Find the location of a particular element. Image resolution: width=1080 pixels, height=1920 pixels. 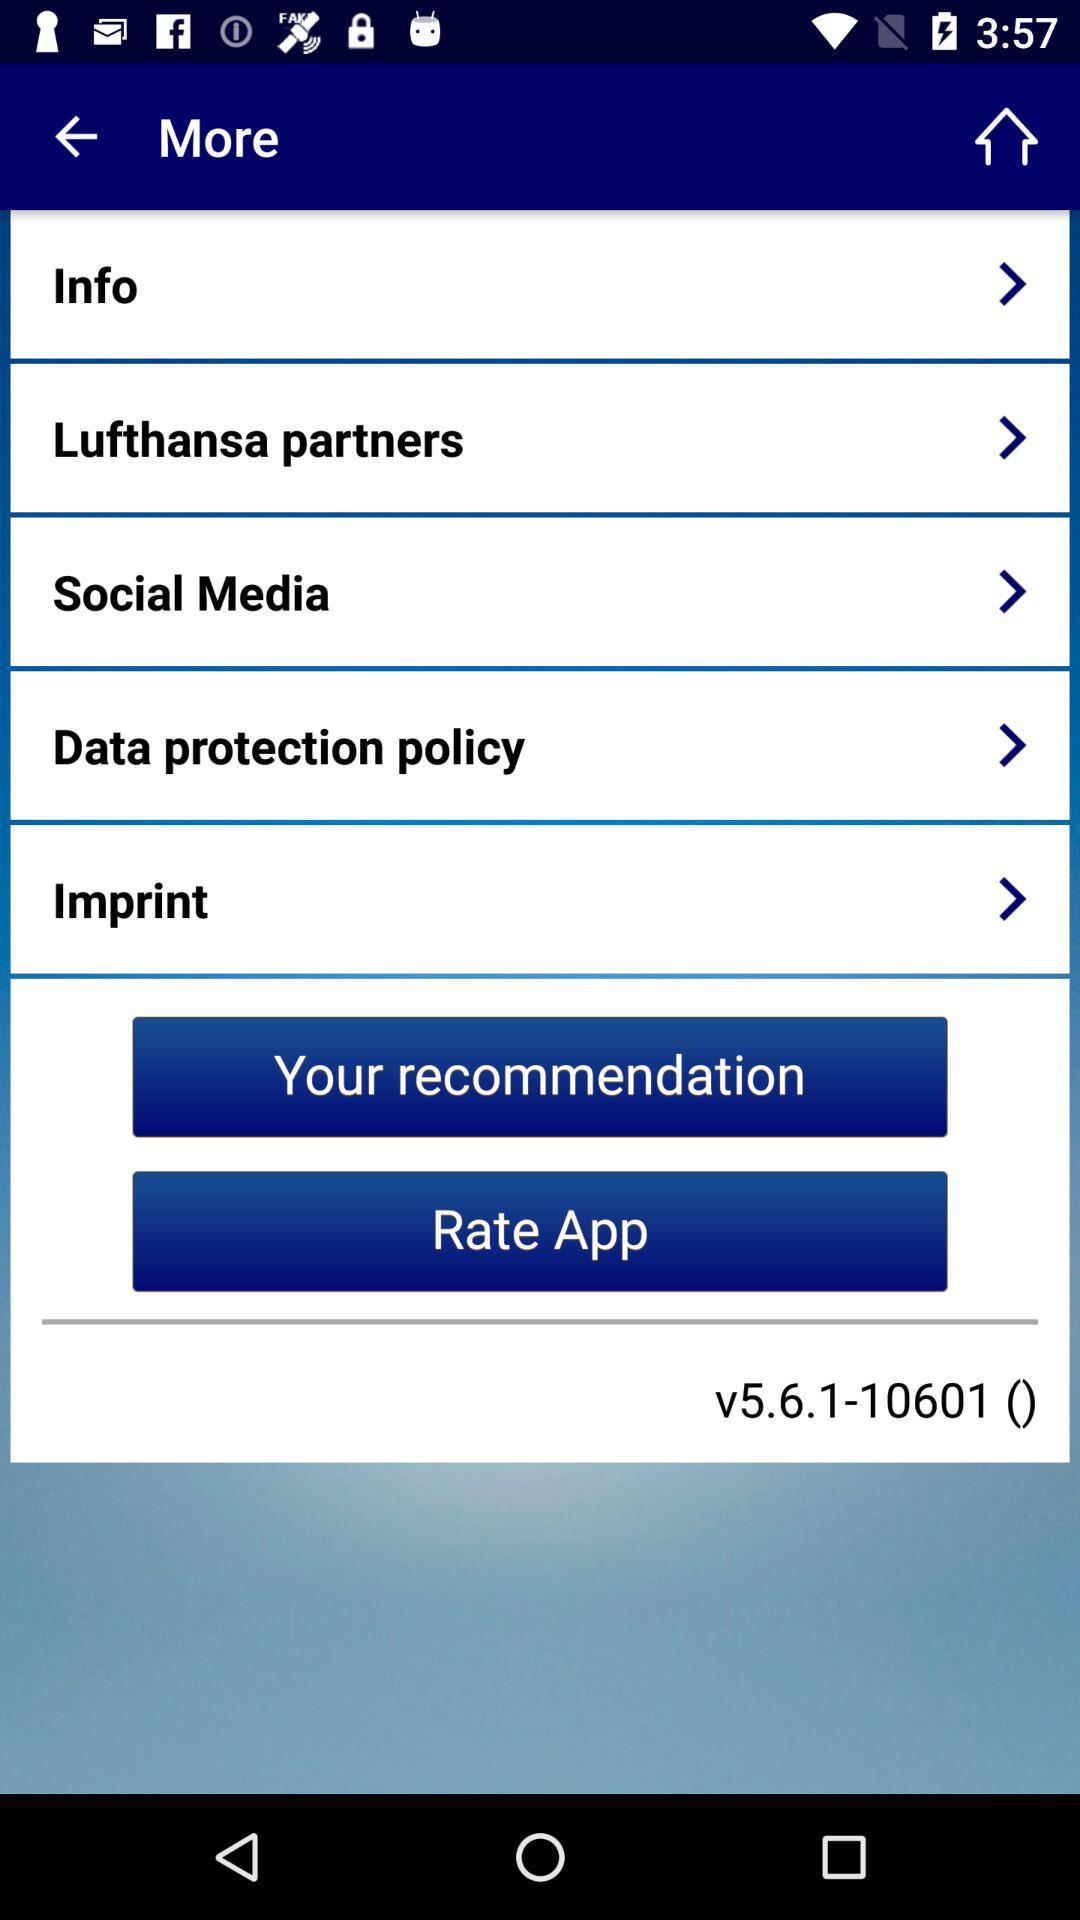

icon below the rate app item is located at coordinates (540, 1321).